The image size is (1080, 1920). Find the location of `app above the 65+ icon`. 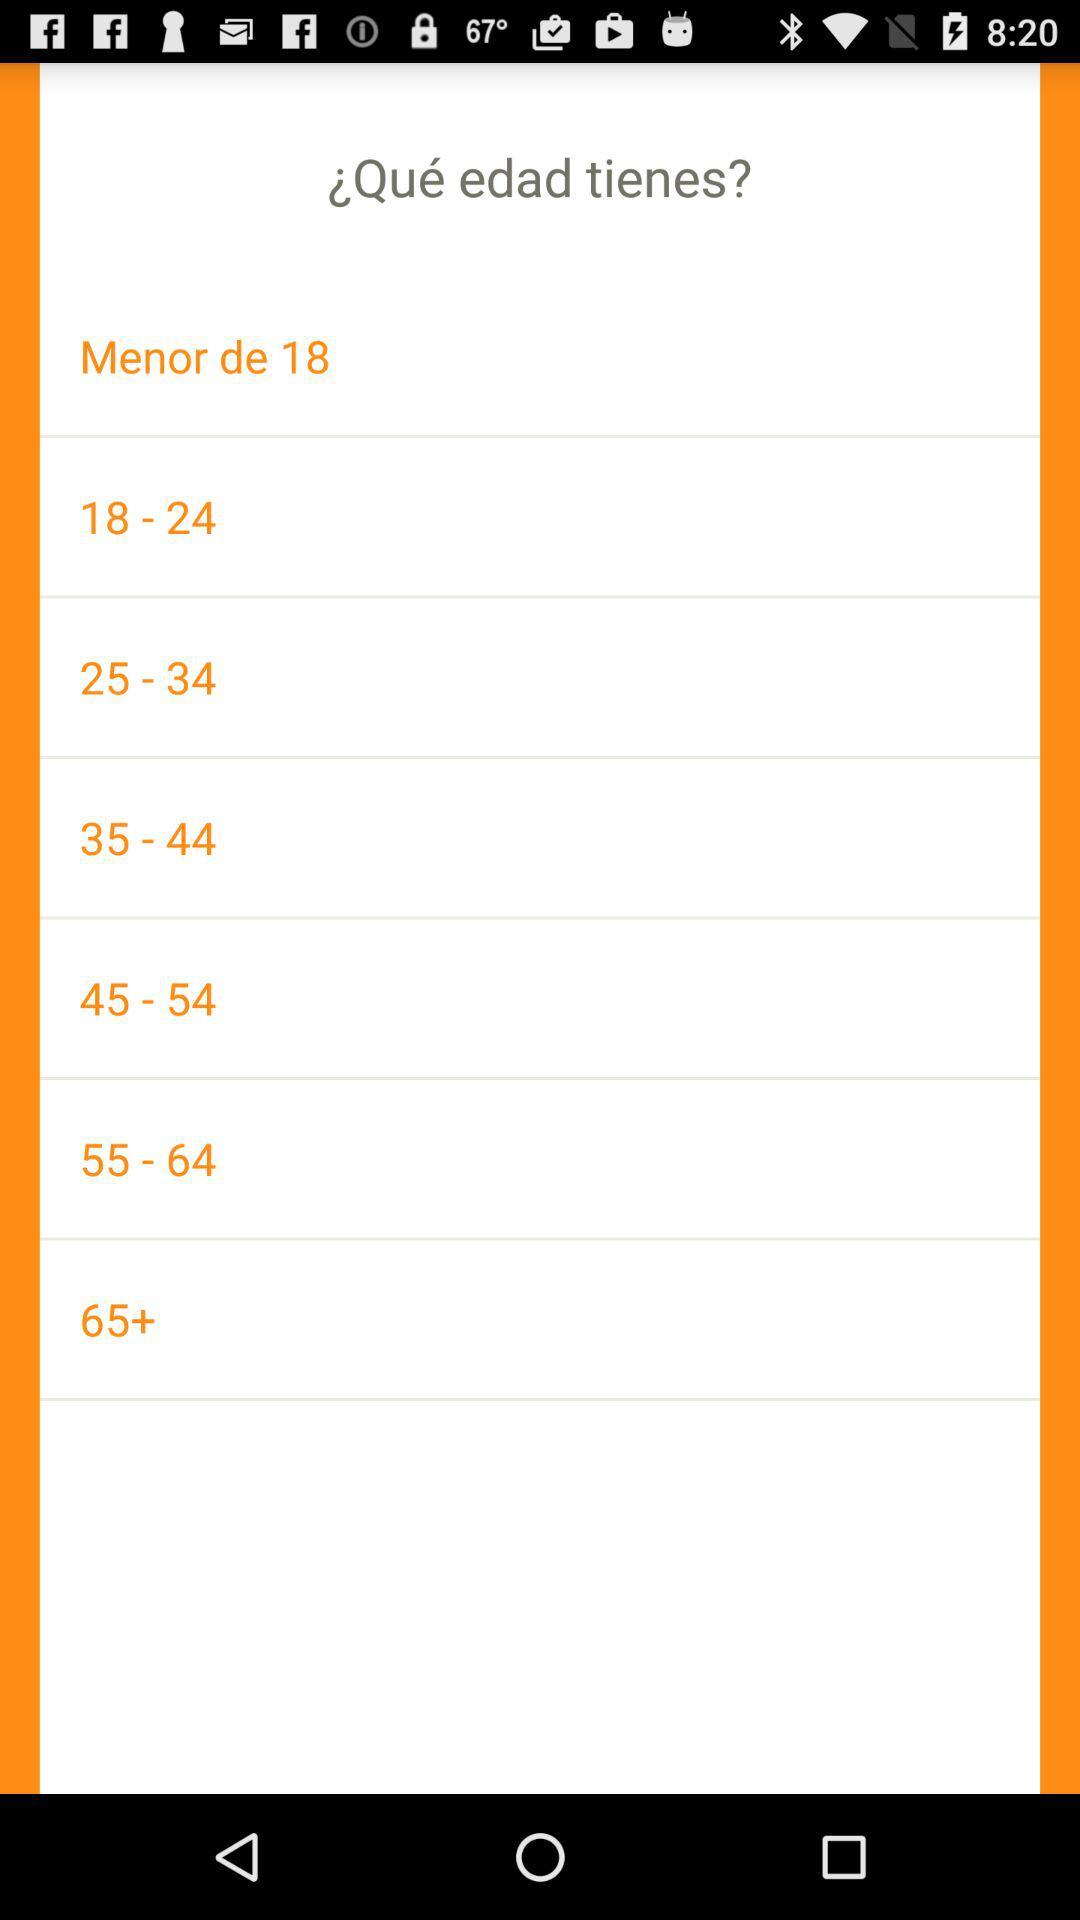

app above the 65+ icon is located at coordinates (540, 1158).